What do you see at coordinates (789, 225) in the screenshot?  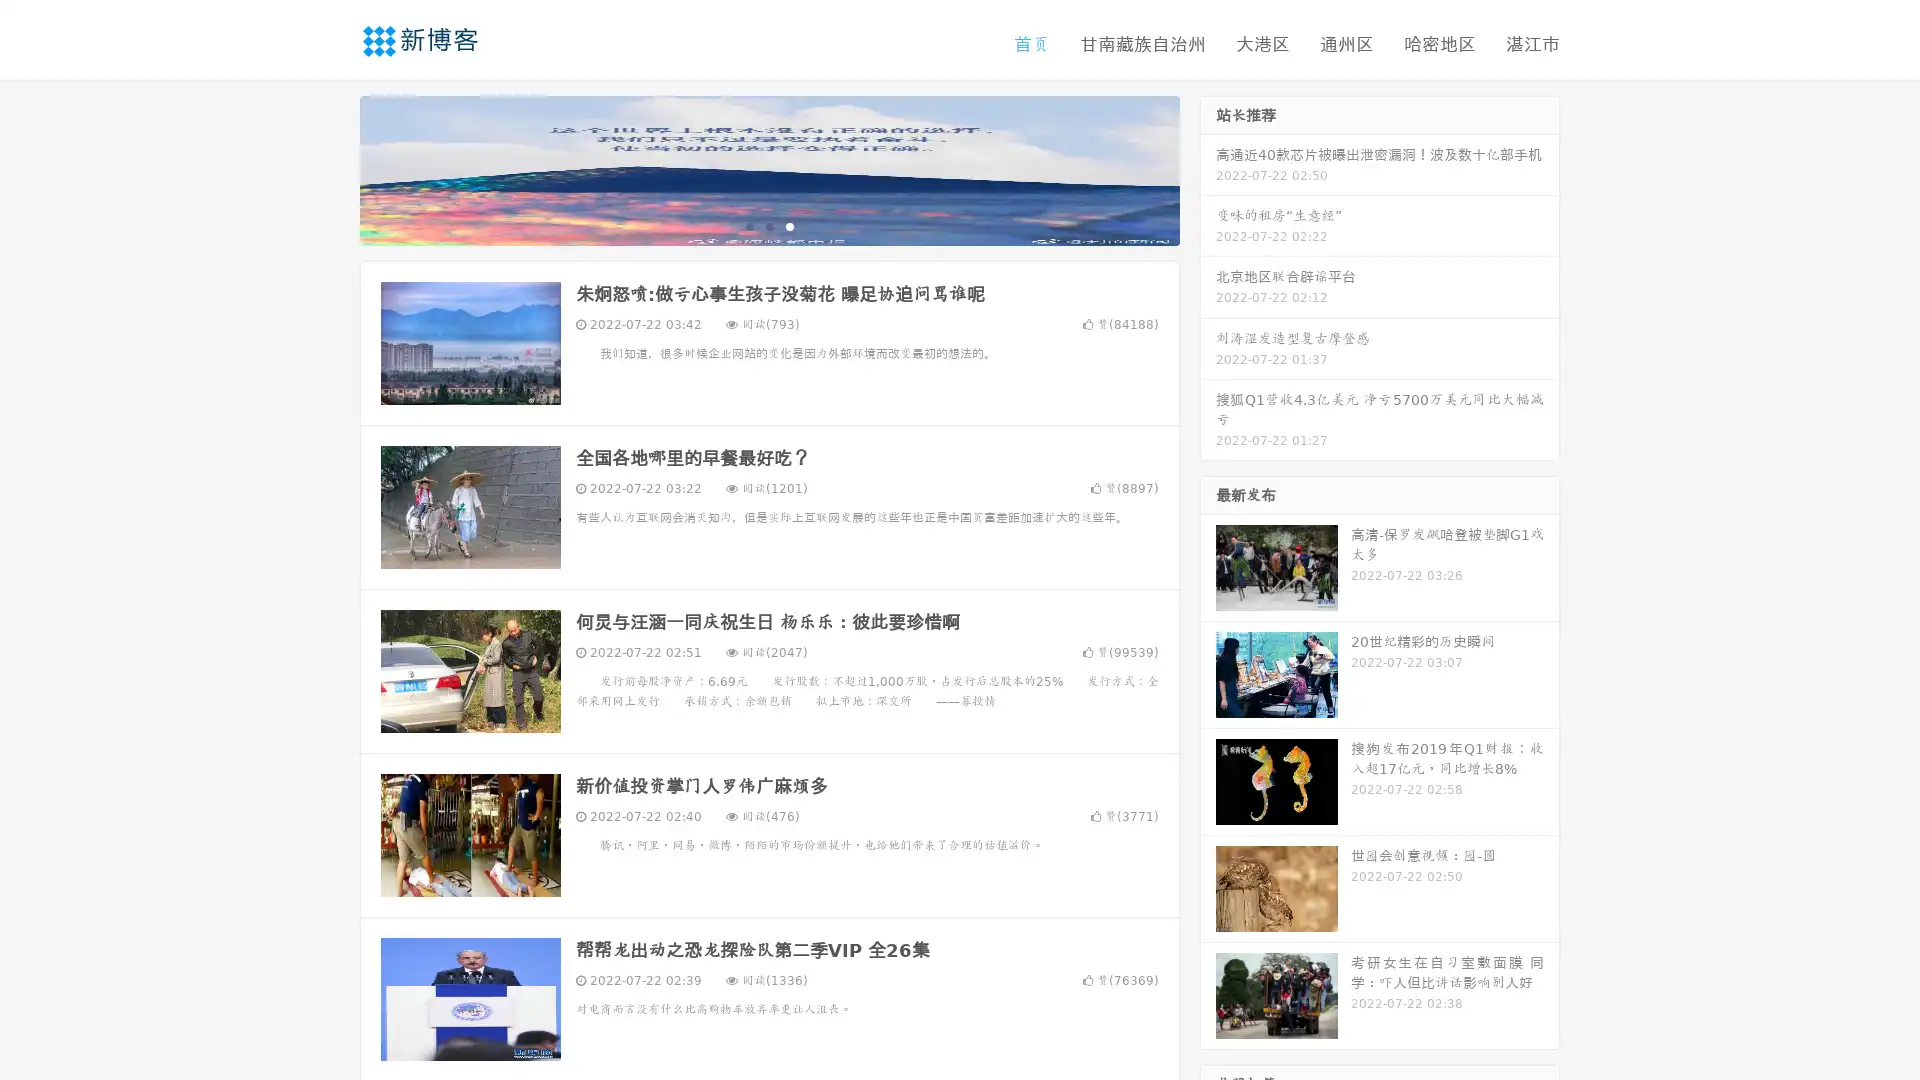 I see `Go to slide 3` at bounding box center [789, 225].